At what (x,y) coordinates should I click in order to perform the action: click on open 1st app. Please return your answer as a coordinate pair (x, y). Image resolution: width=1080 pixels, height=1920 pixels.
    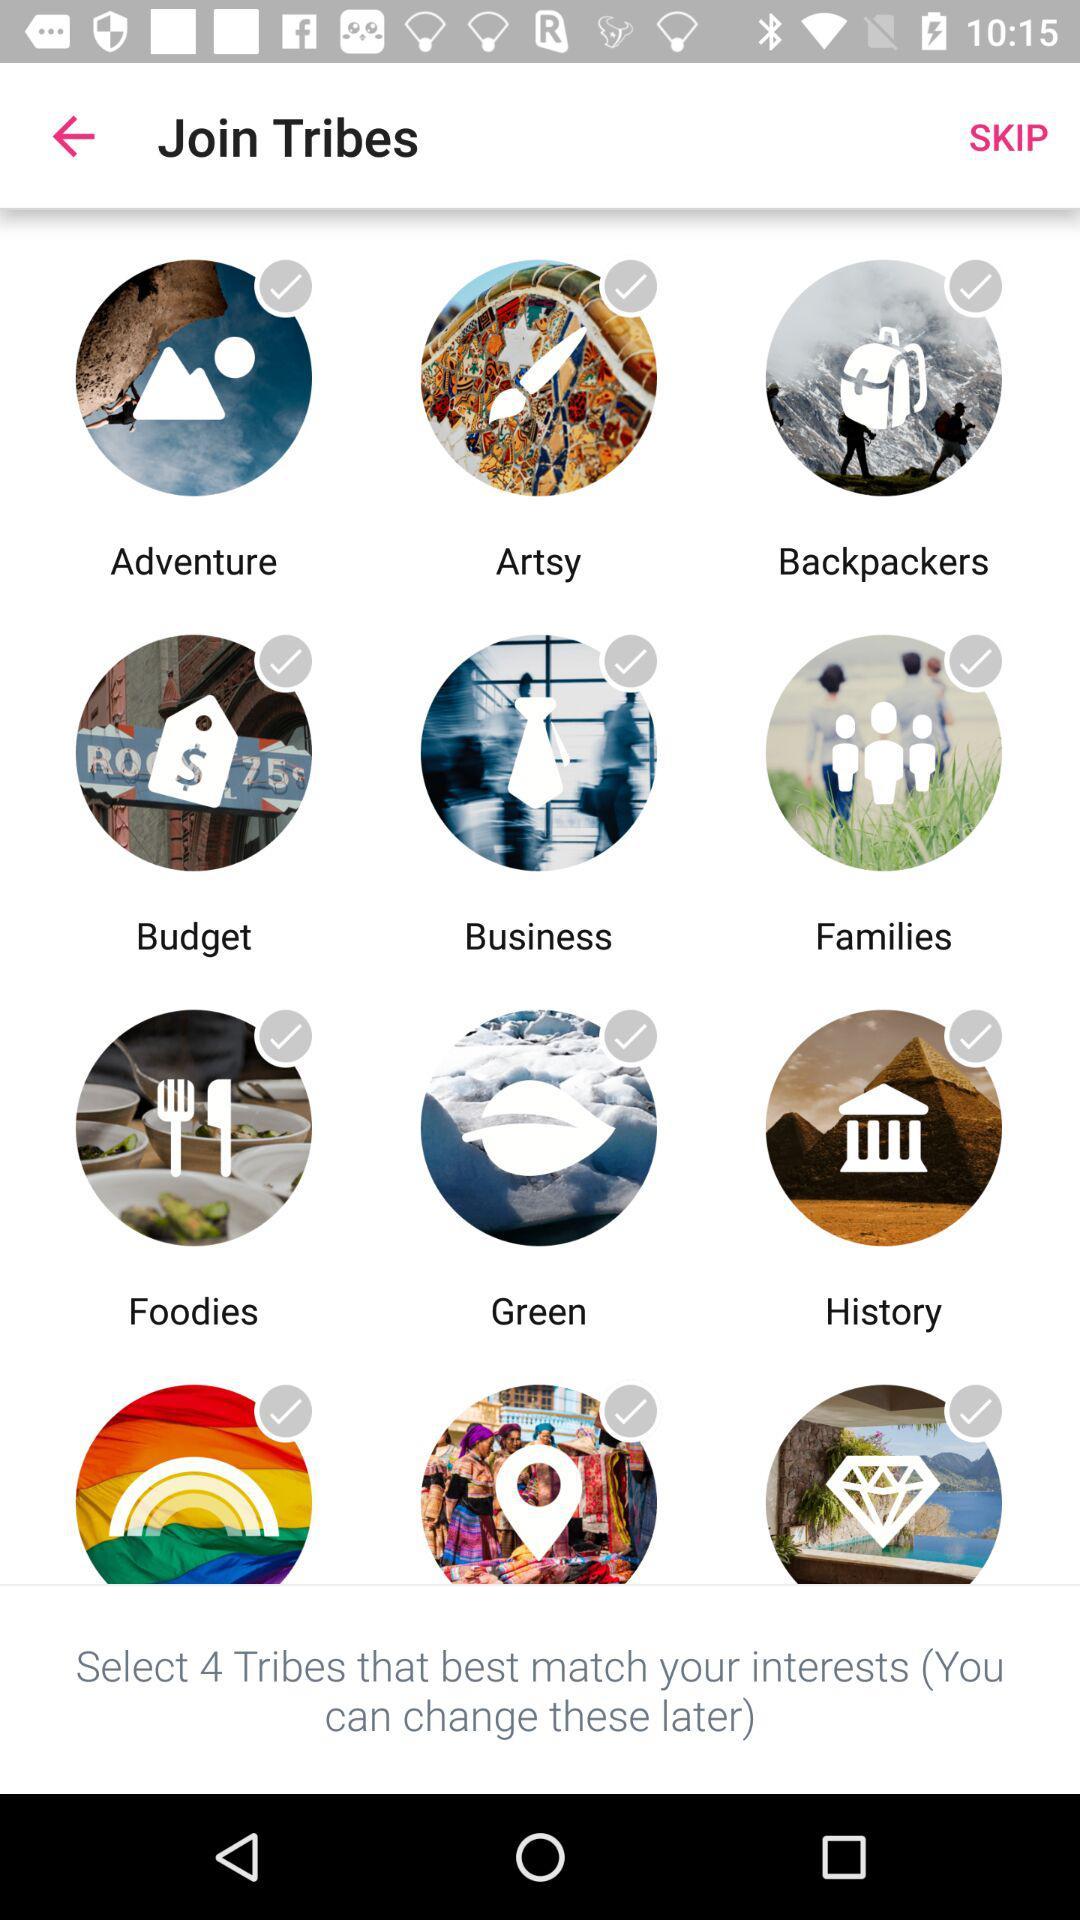
    Looking at the image, I should click on (193, 372).